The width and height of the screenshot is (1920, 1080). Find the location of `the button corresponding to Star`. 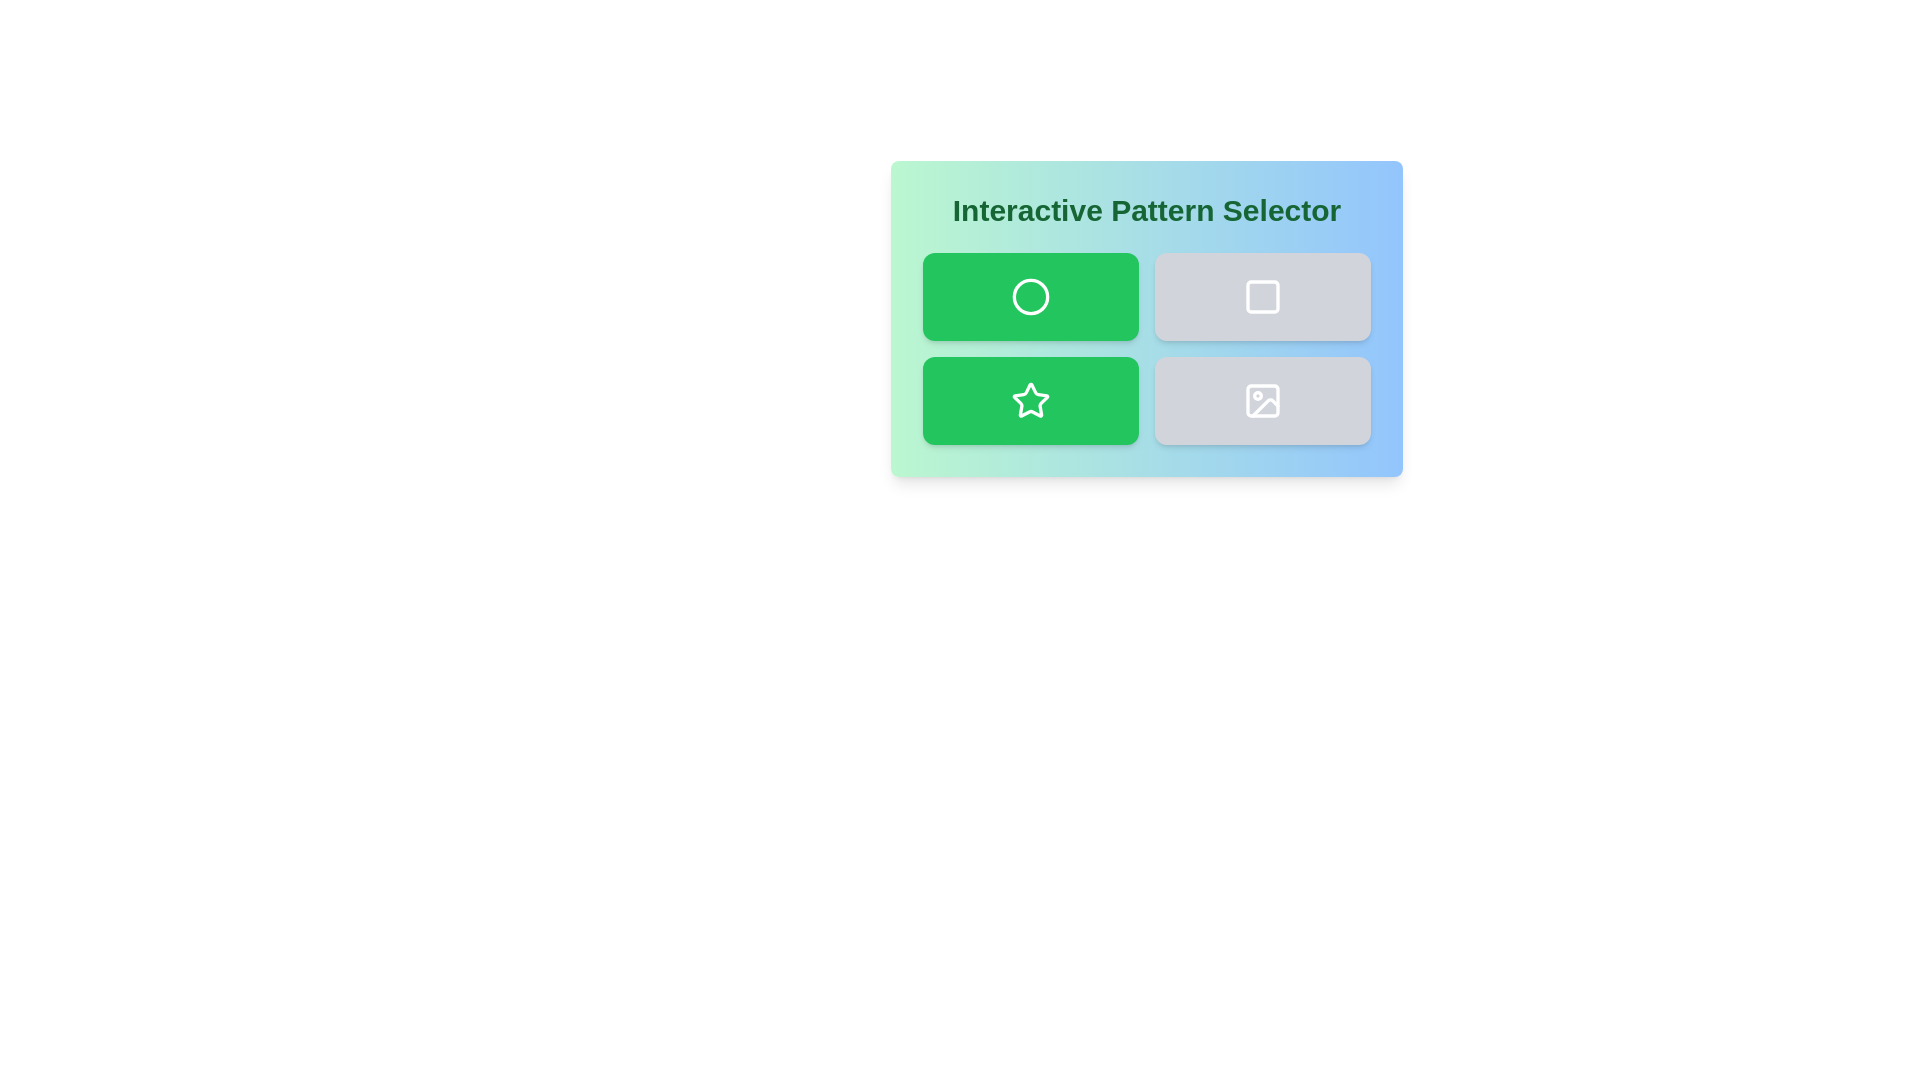

the button corresponding to Star is located at coordinates (1031, 401).